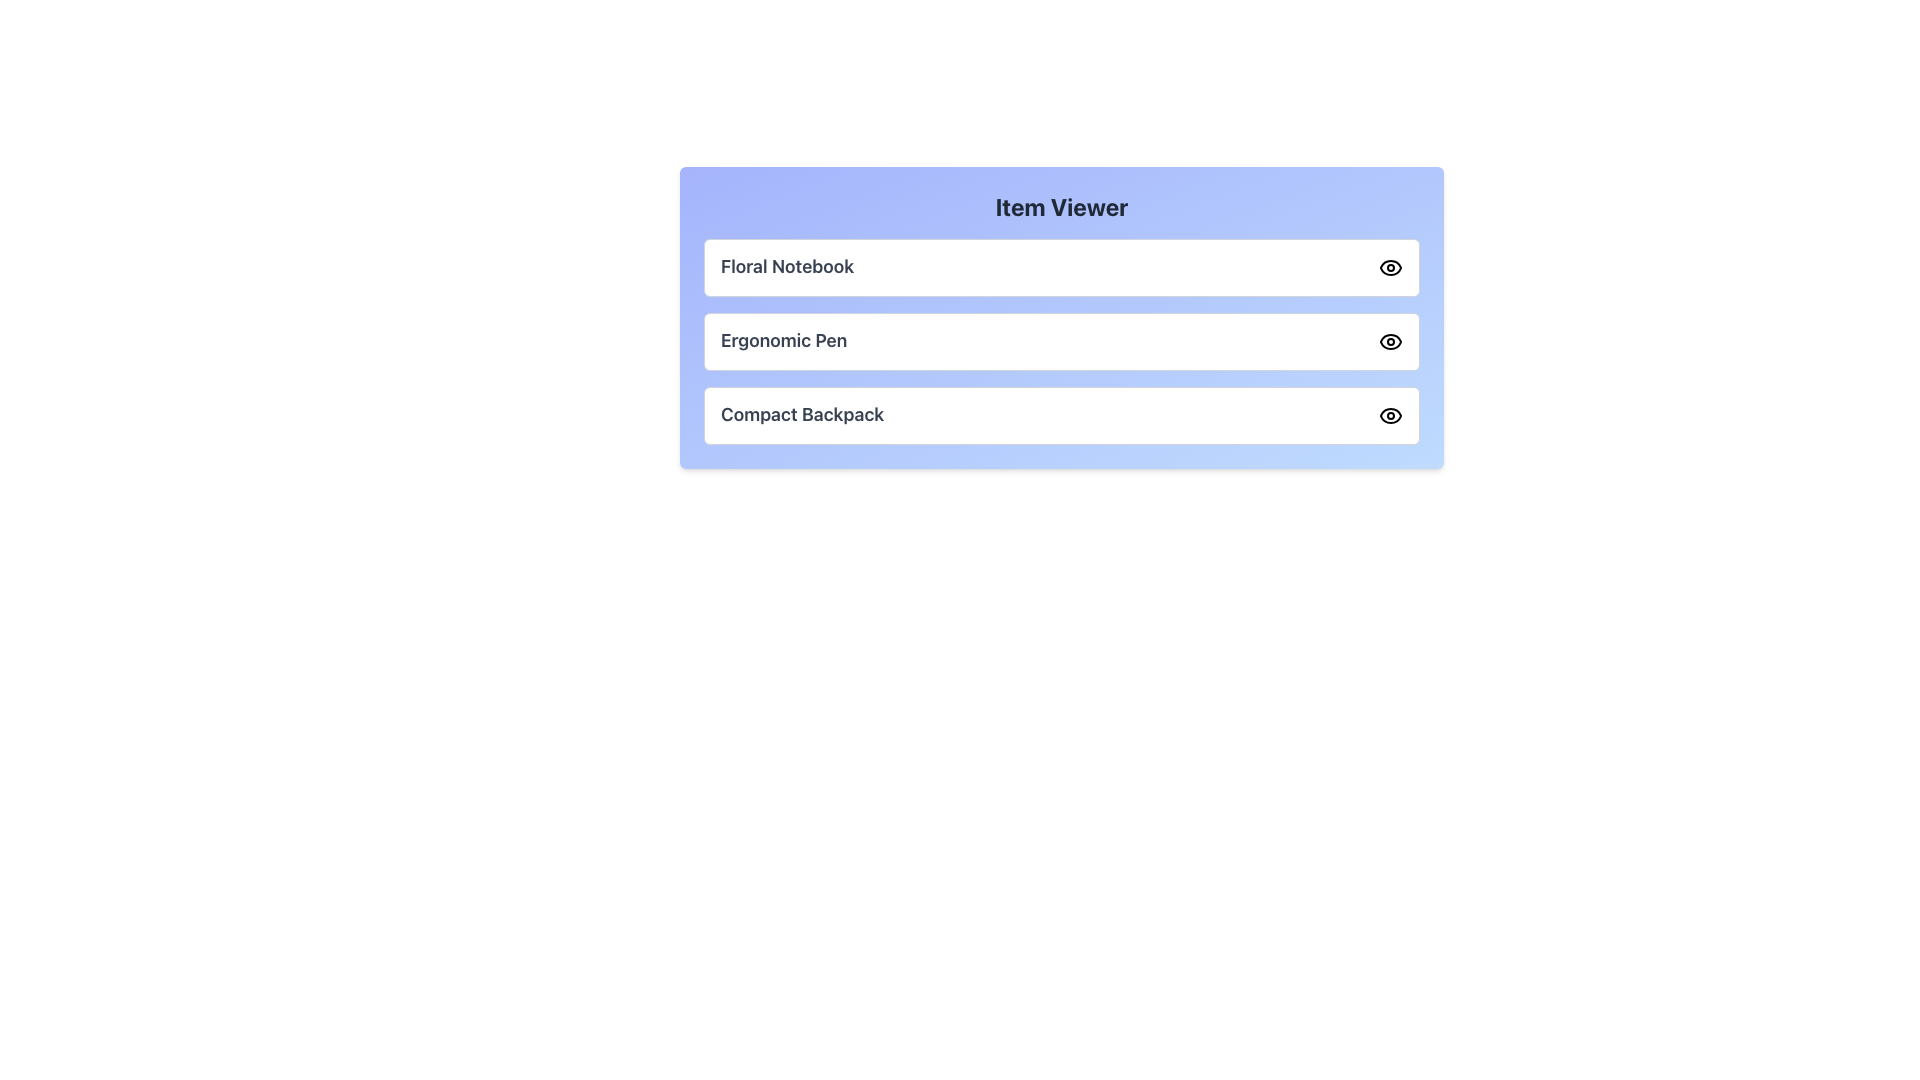 The image size is (1920, 1080). Describe the element at coordinates (1060, 266) in the screenshot. I see `the topmost item in the list, the 'Floral Notebook'` at that location.